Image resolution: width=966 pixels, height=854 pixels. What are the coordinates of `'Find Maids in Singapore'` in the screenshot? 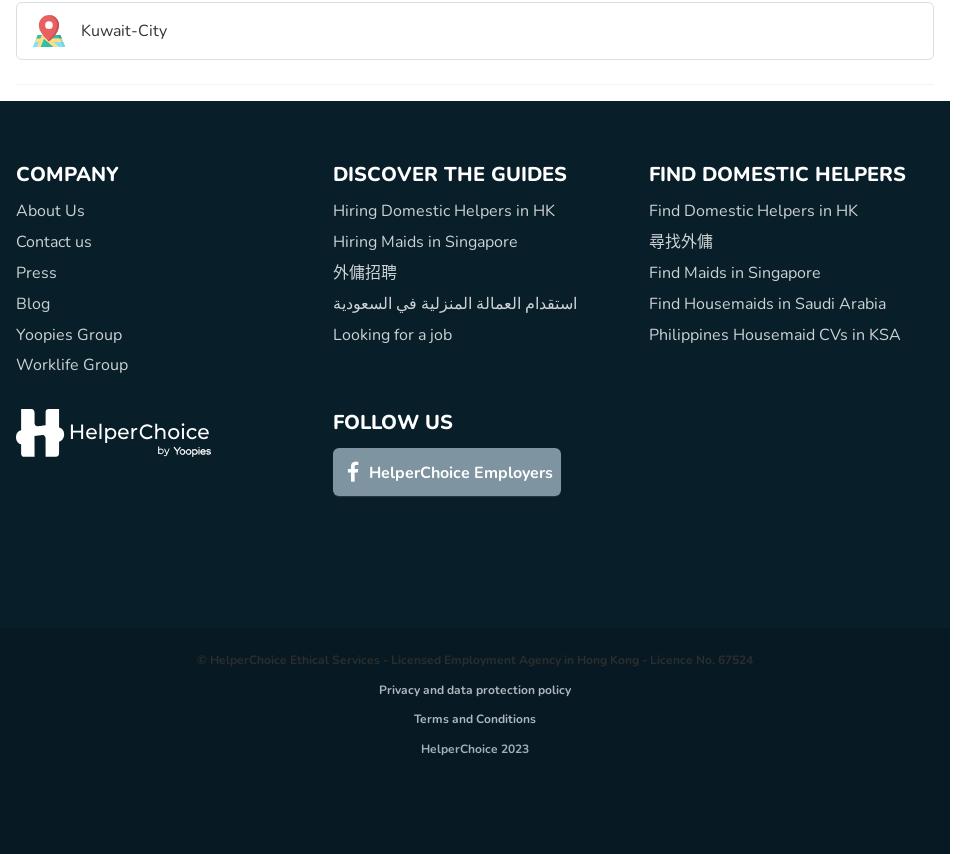 It's located at (735, 270).